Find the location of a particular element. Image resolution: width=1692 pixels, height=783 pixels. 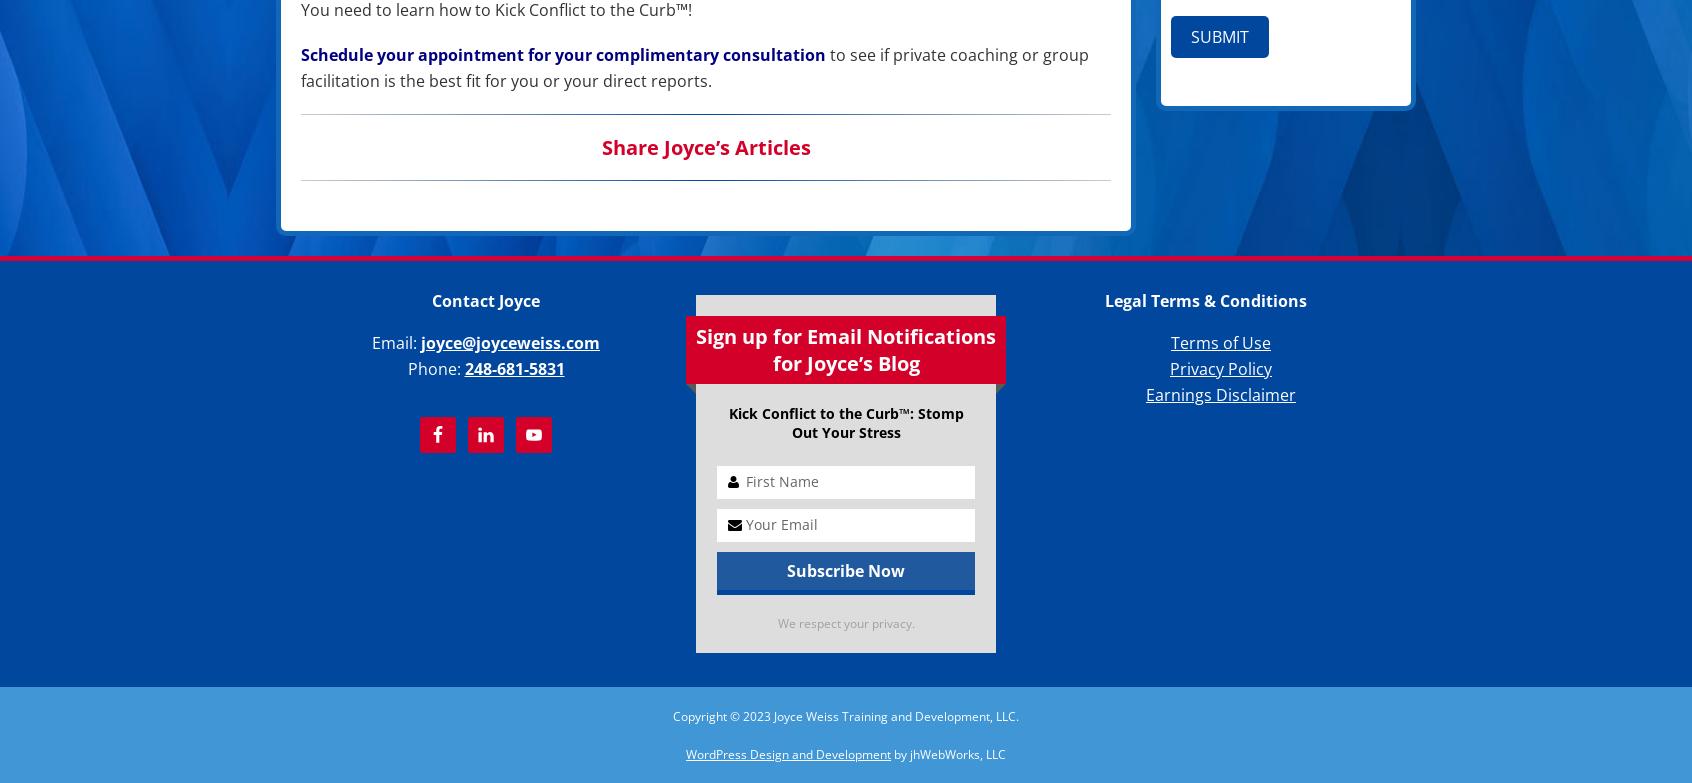

'Phone:' is located at coordinates (434, 369).